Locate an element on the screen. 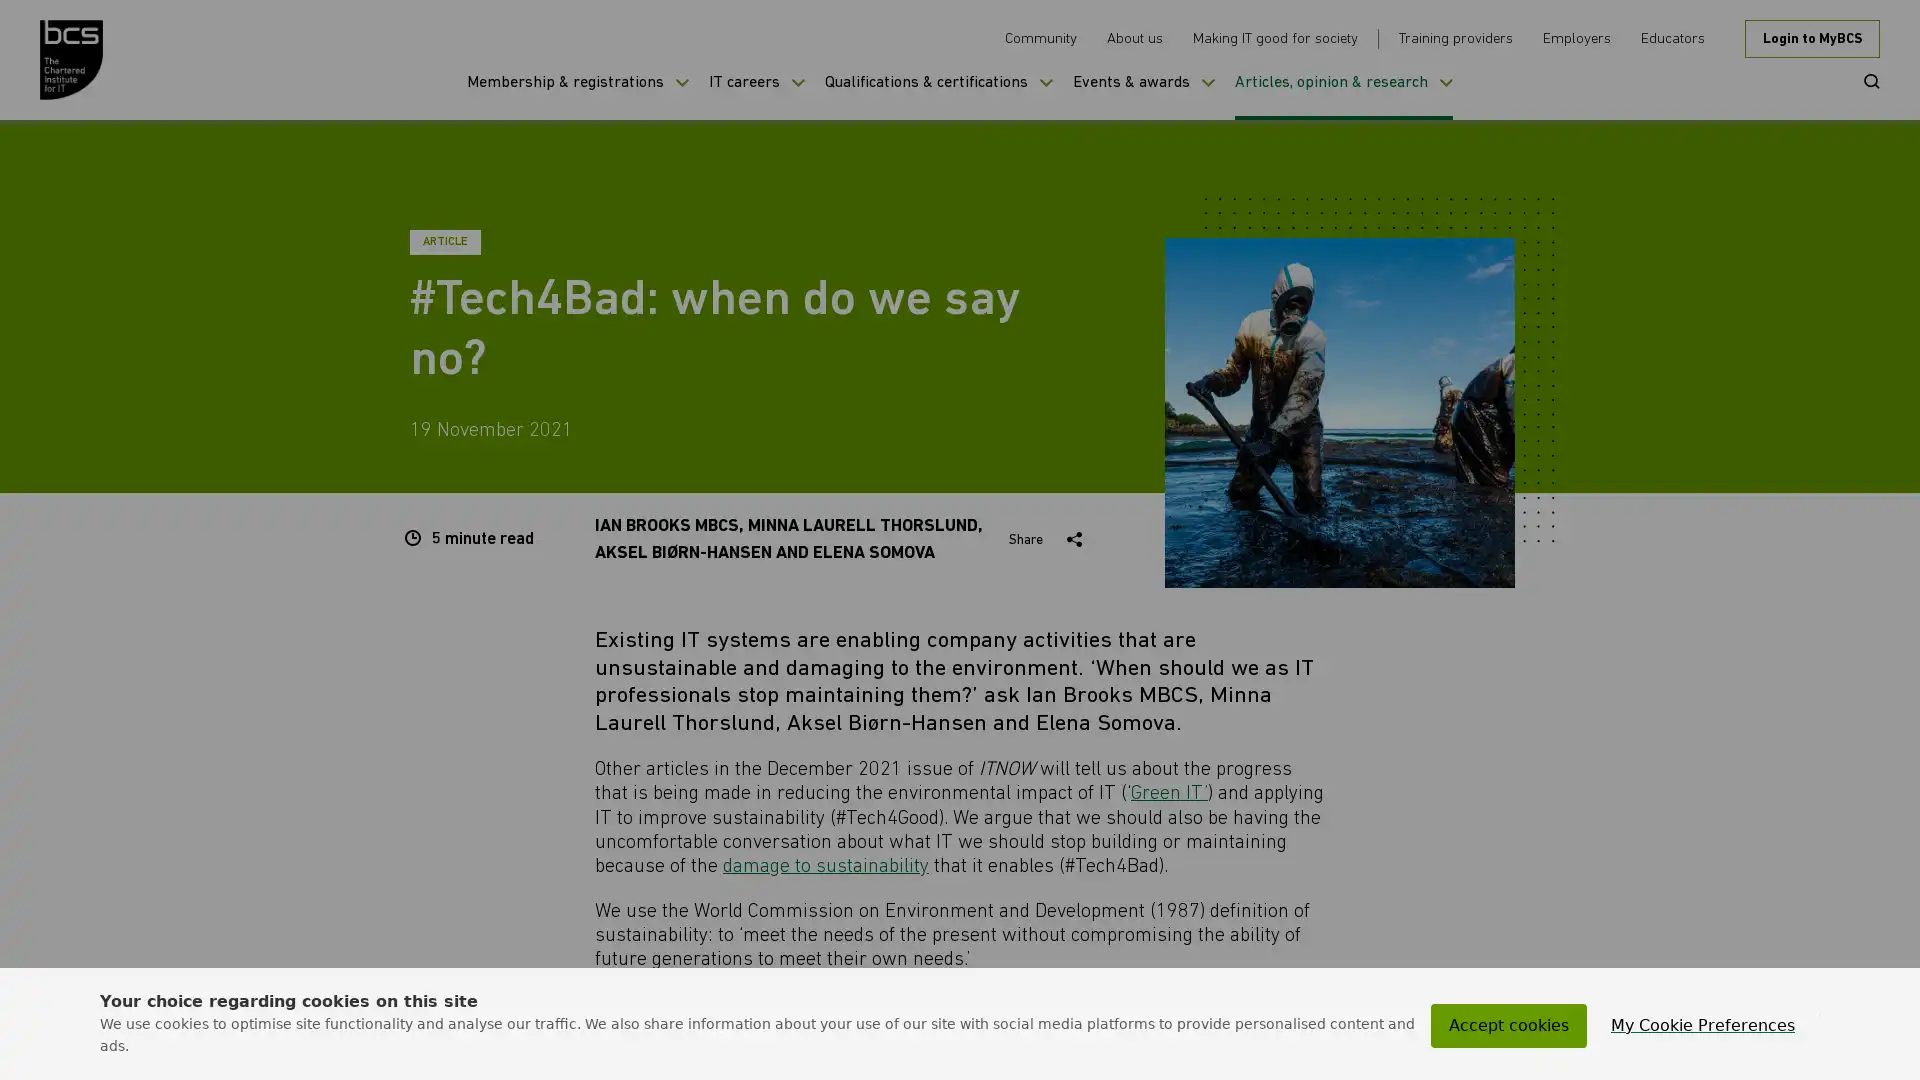  Open Search is located at coordinates (1864, 80).